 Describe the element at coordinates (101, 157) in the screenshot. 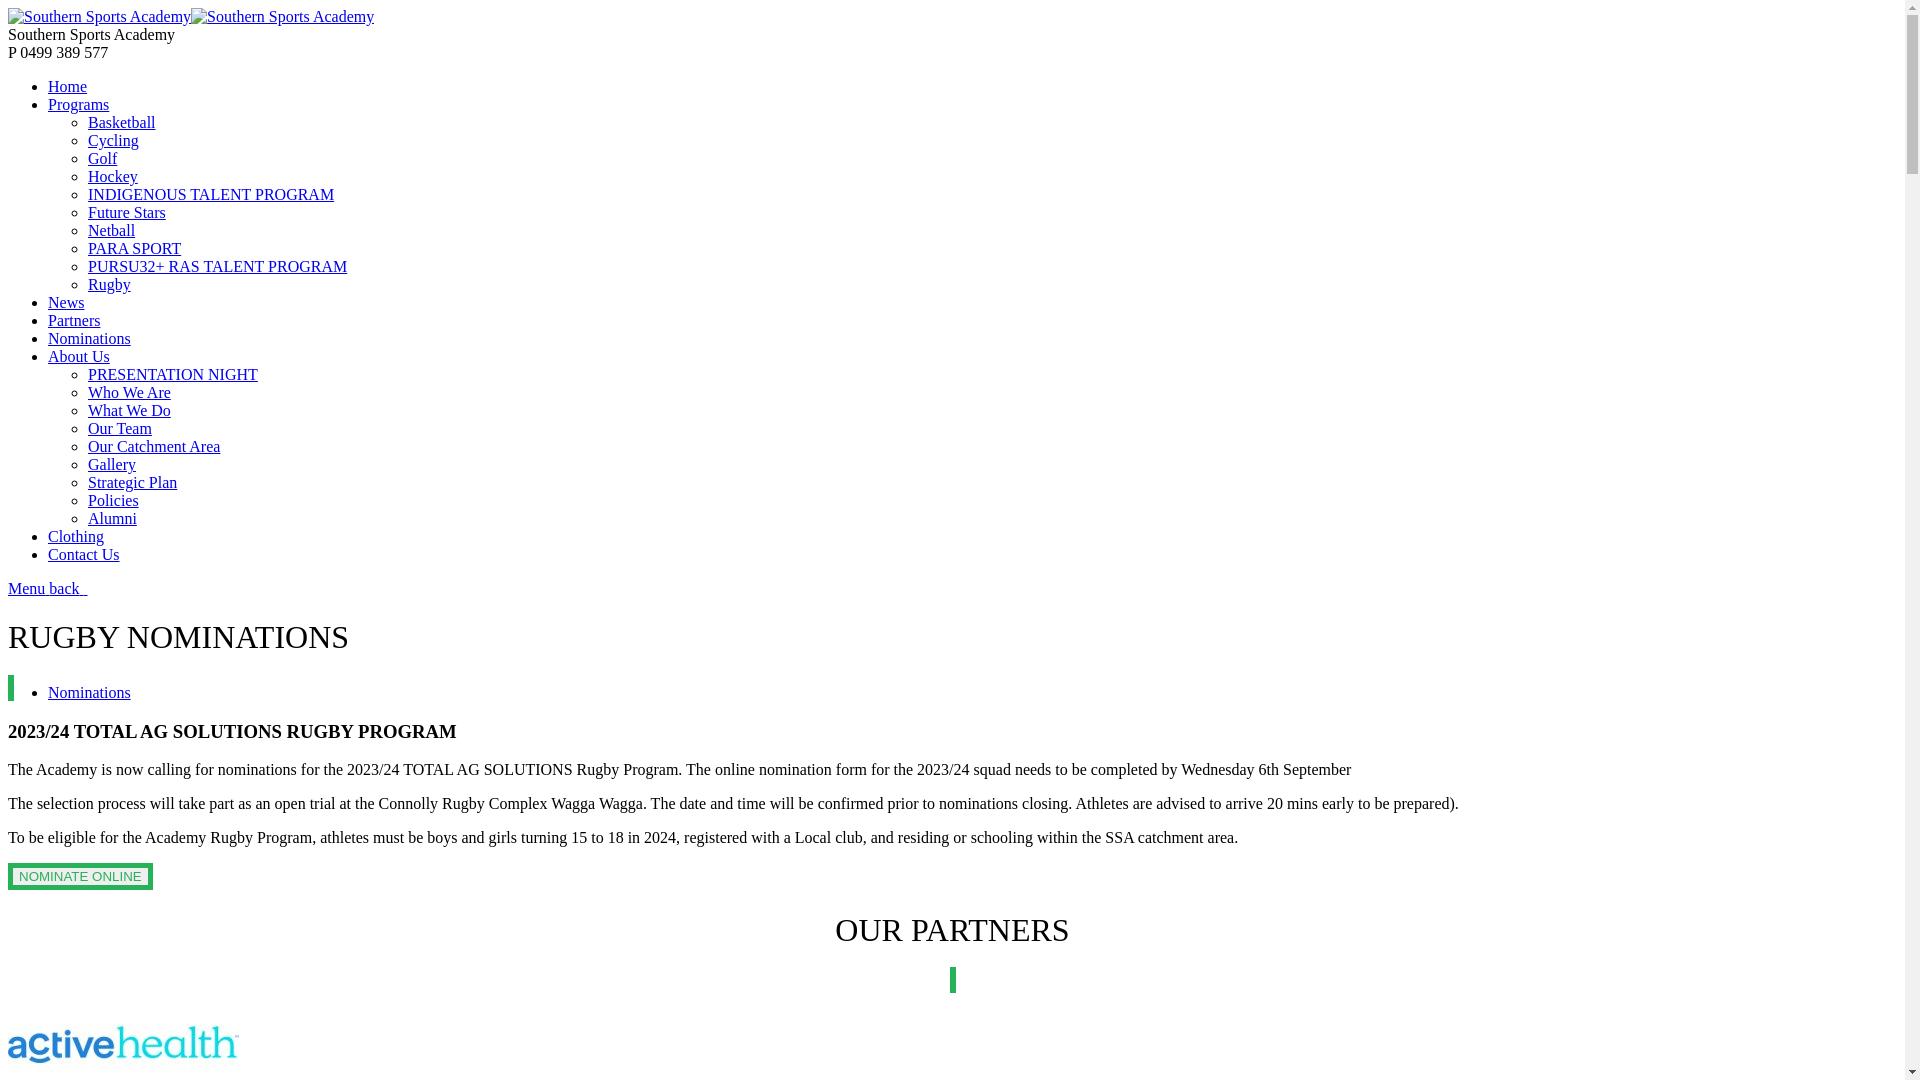

I see `'Golf'` at that location.